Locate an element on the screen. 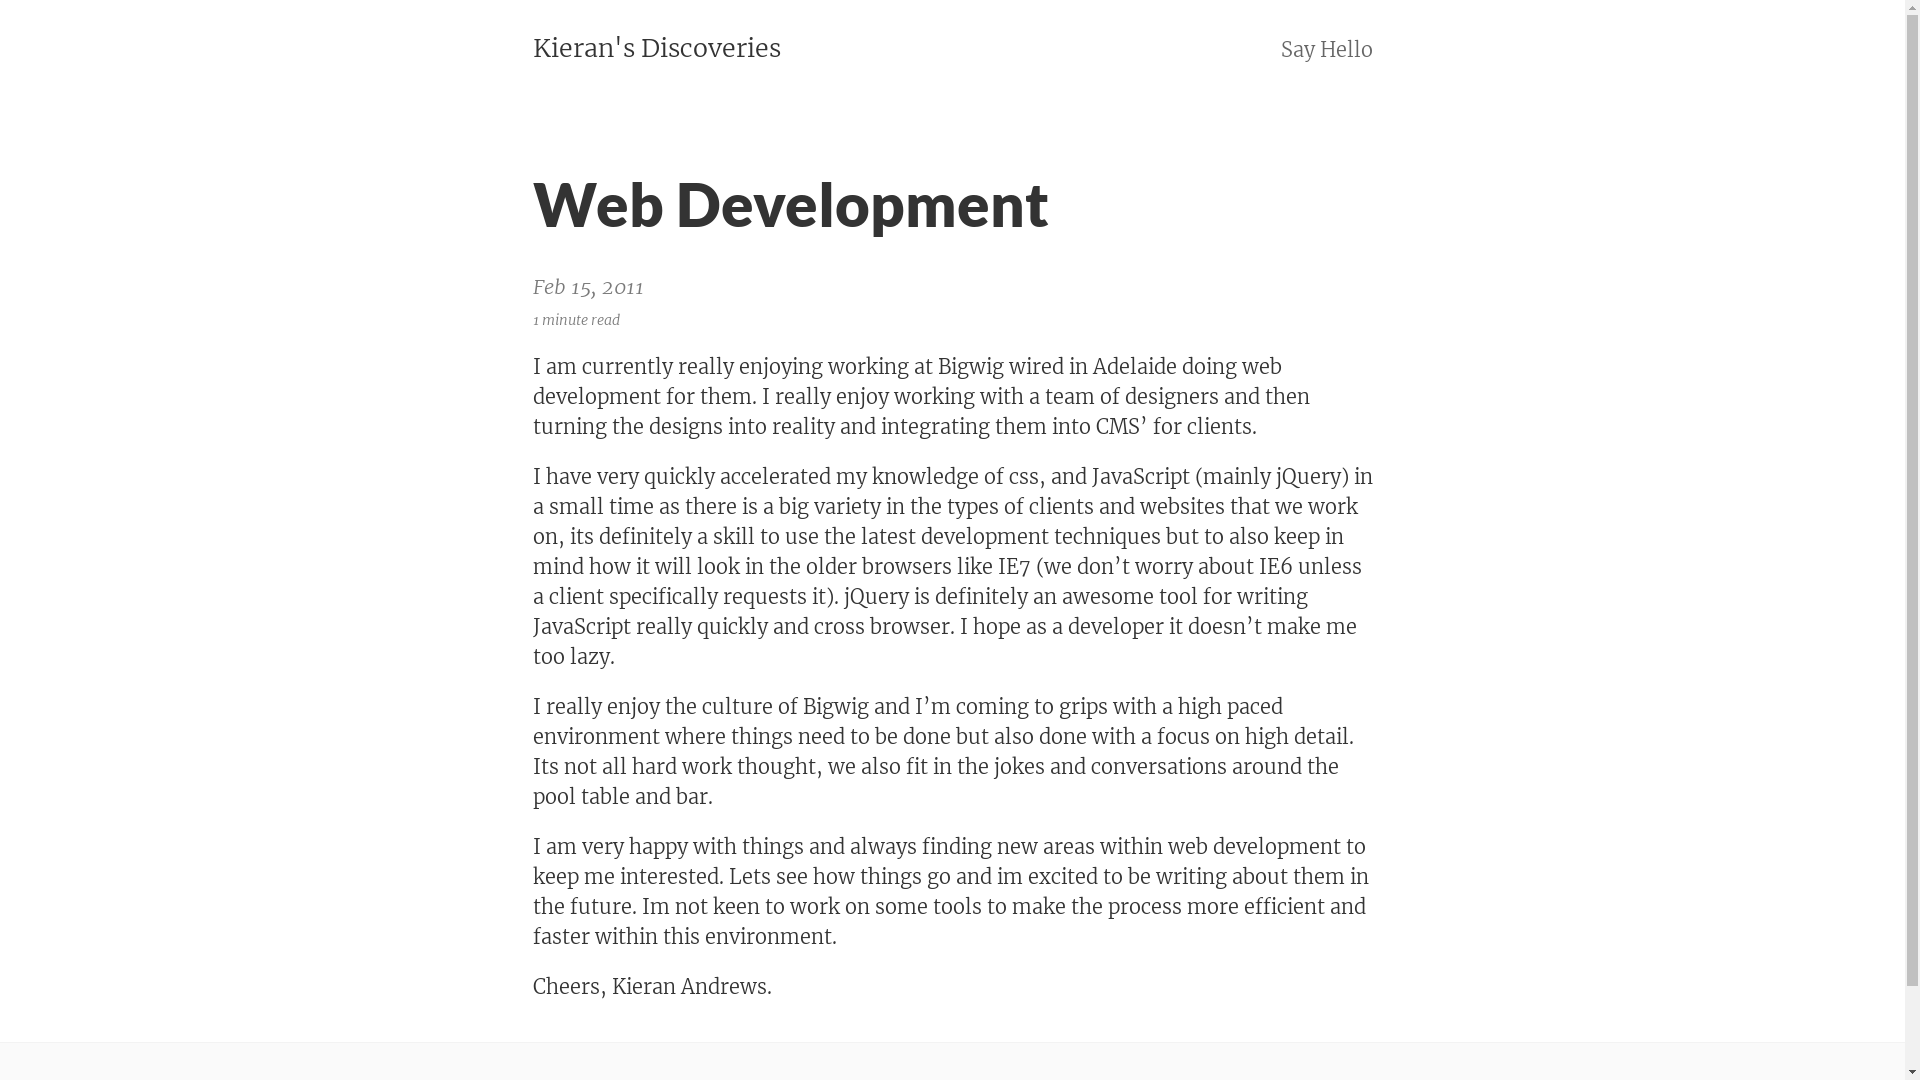  'Kieran's Discoveries' is located at coordinates (656, 48).